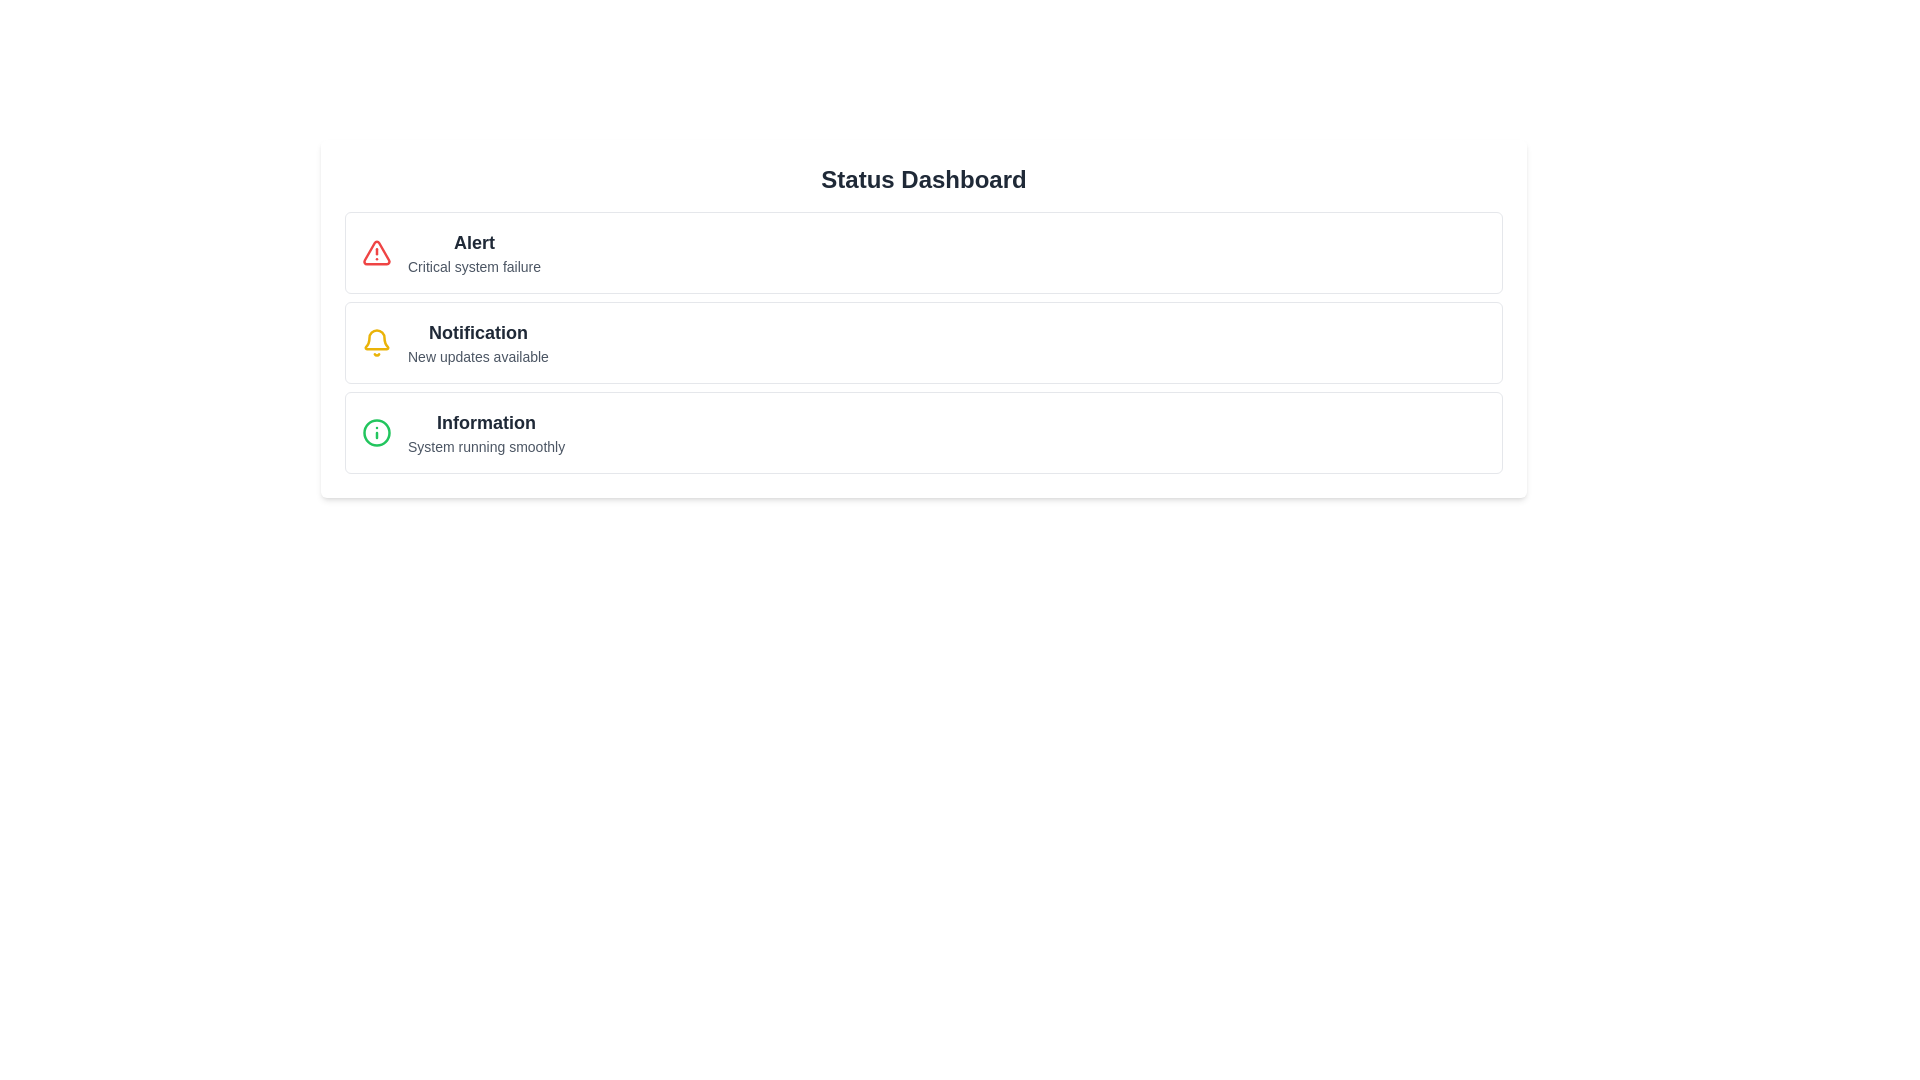 This screenshot has width=1920, height=1080. What do you see at coordinates (473, 252) in the screenshot?
I see `text content of the Composite text component displaying the title 'Alert' and description 'Critical system failure', which is located below the 'Status Dashboard'` at bounding box center [473, 252].